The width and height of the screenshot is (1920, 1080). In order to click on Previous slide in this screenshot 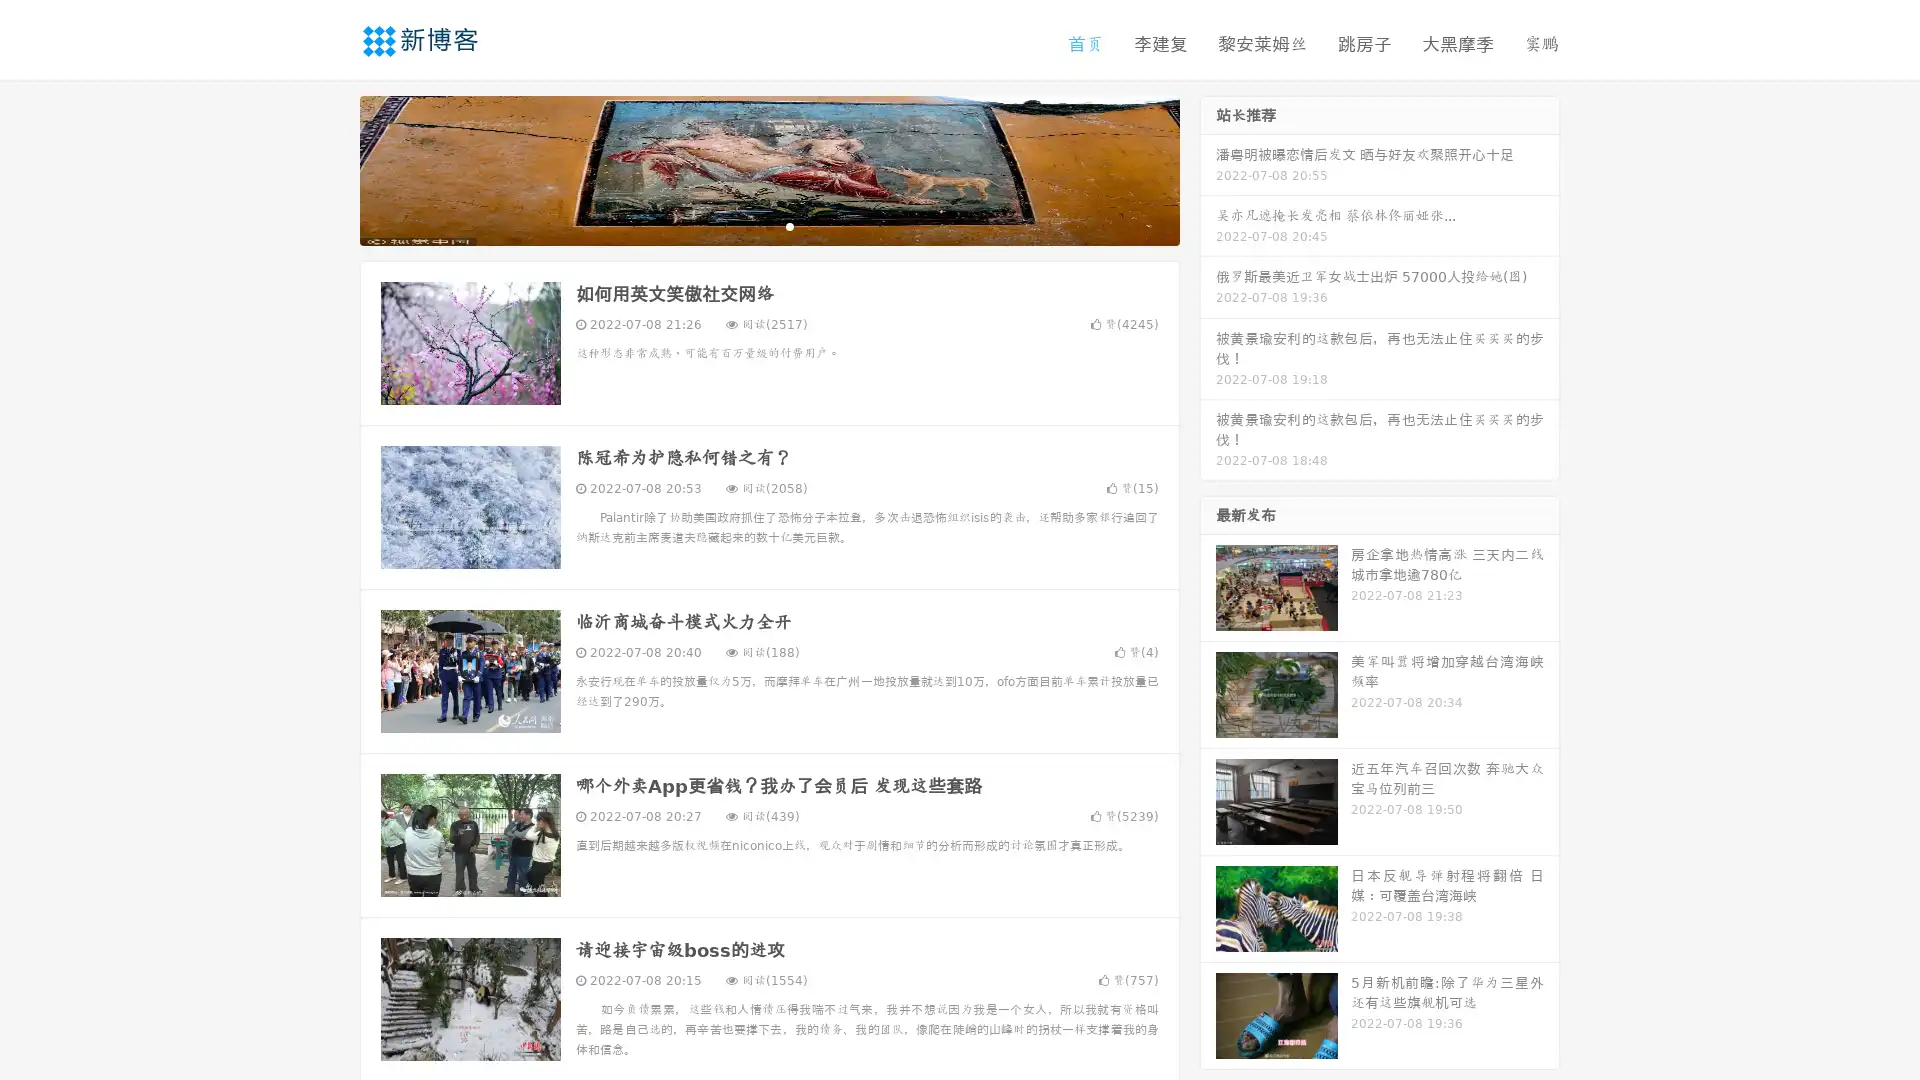, I will do `click(330, 168)`.